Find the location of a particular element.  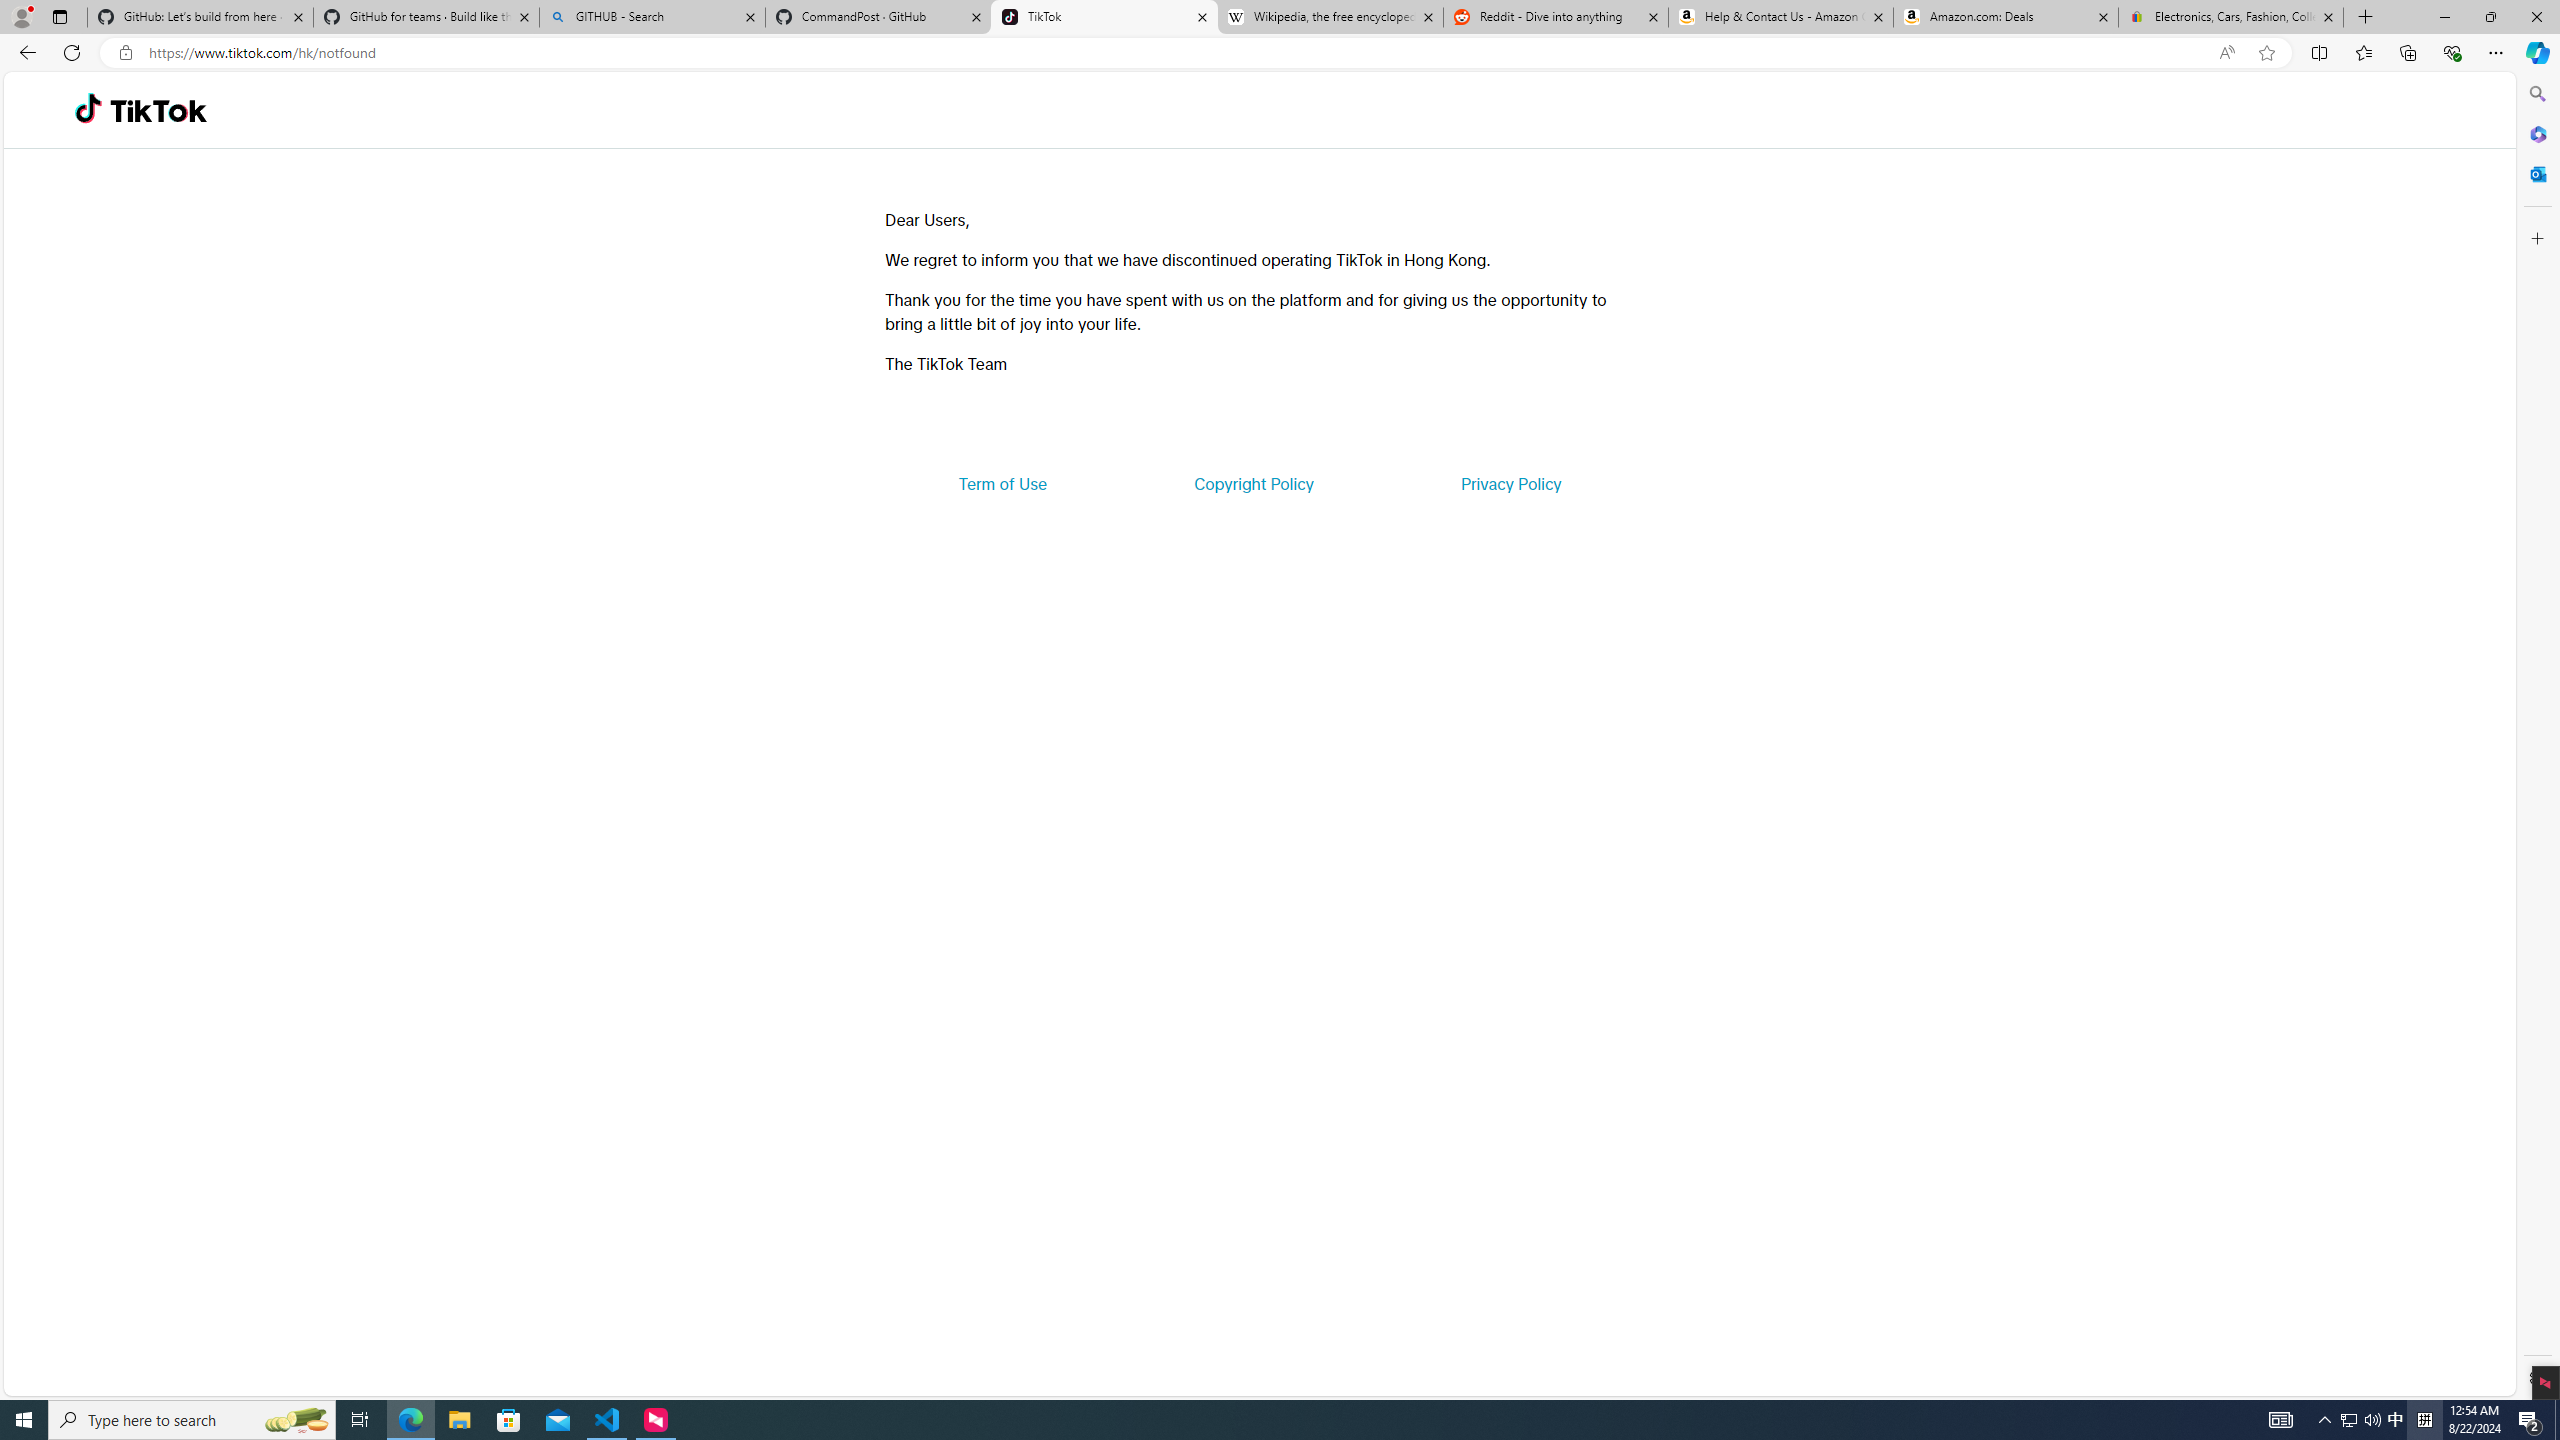

'Copyright Policy' is located at coordinates (1252, 482).